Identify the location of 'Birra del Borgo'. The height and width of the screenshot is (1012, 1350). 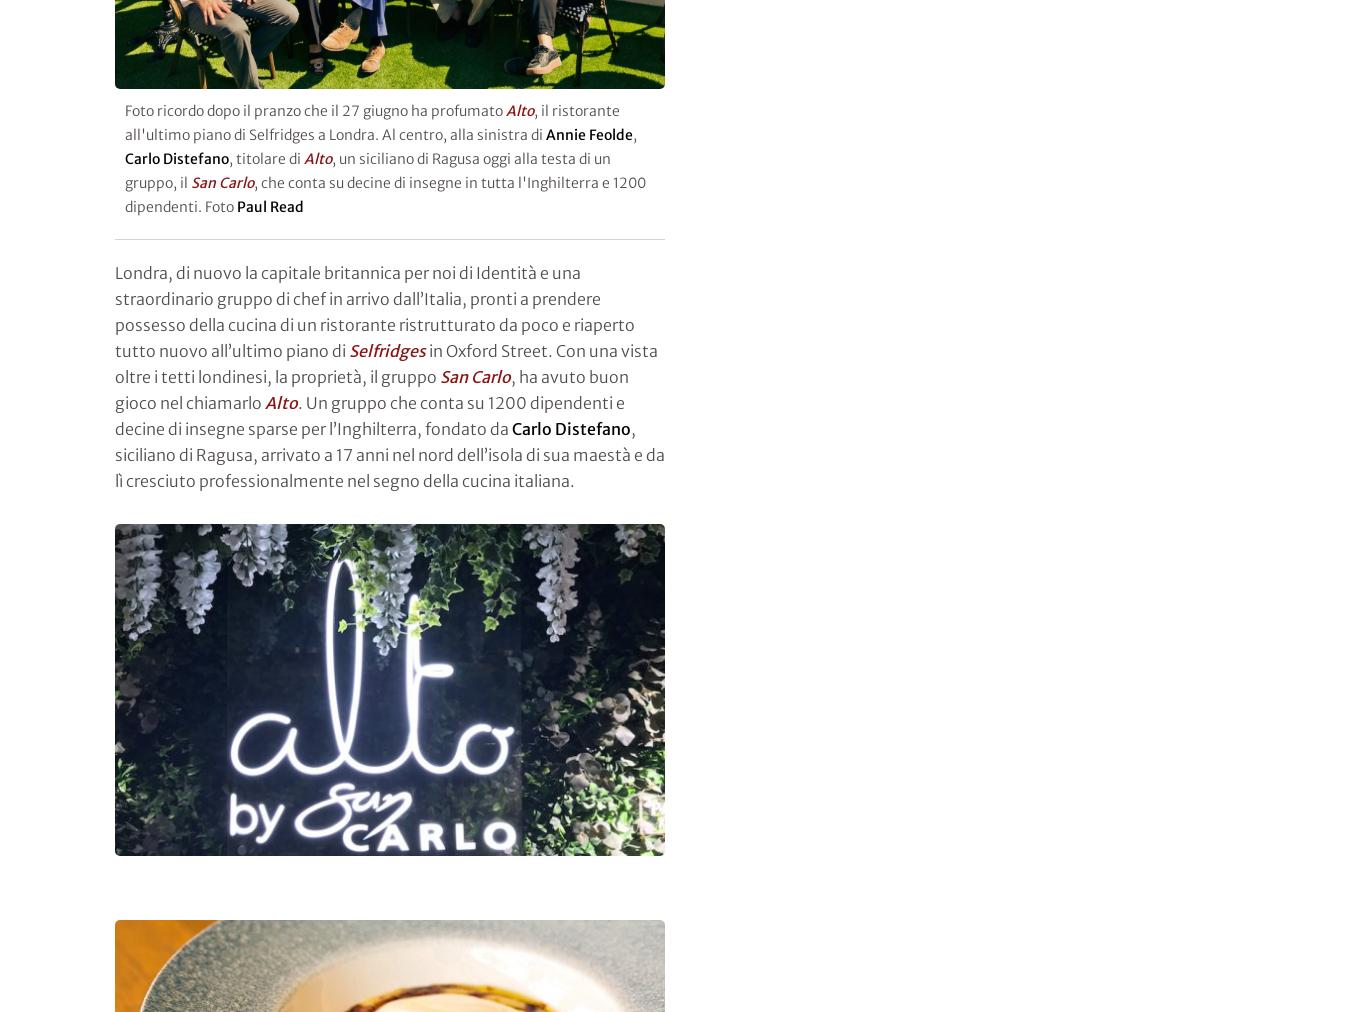
(225, 10).